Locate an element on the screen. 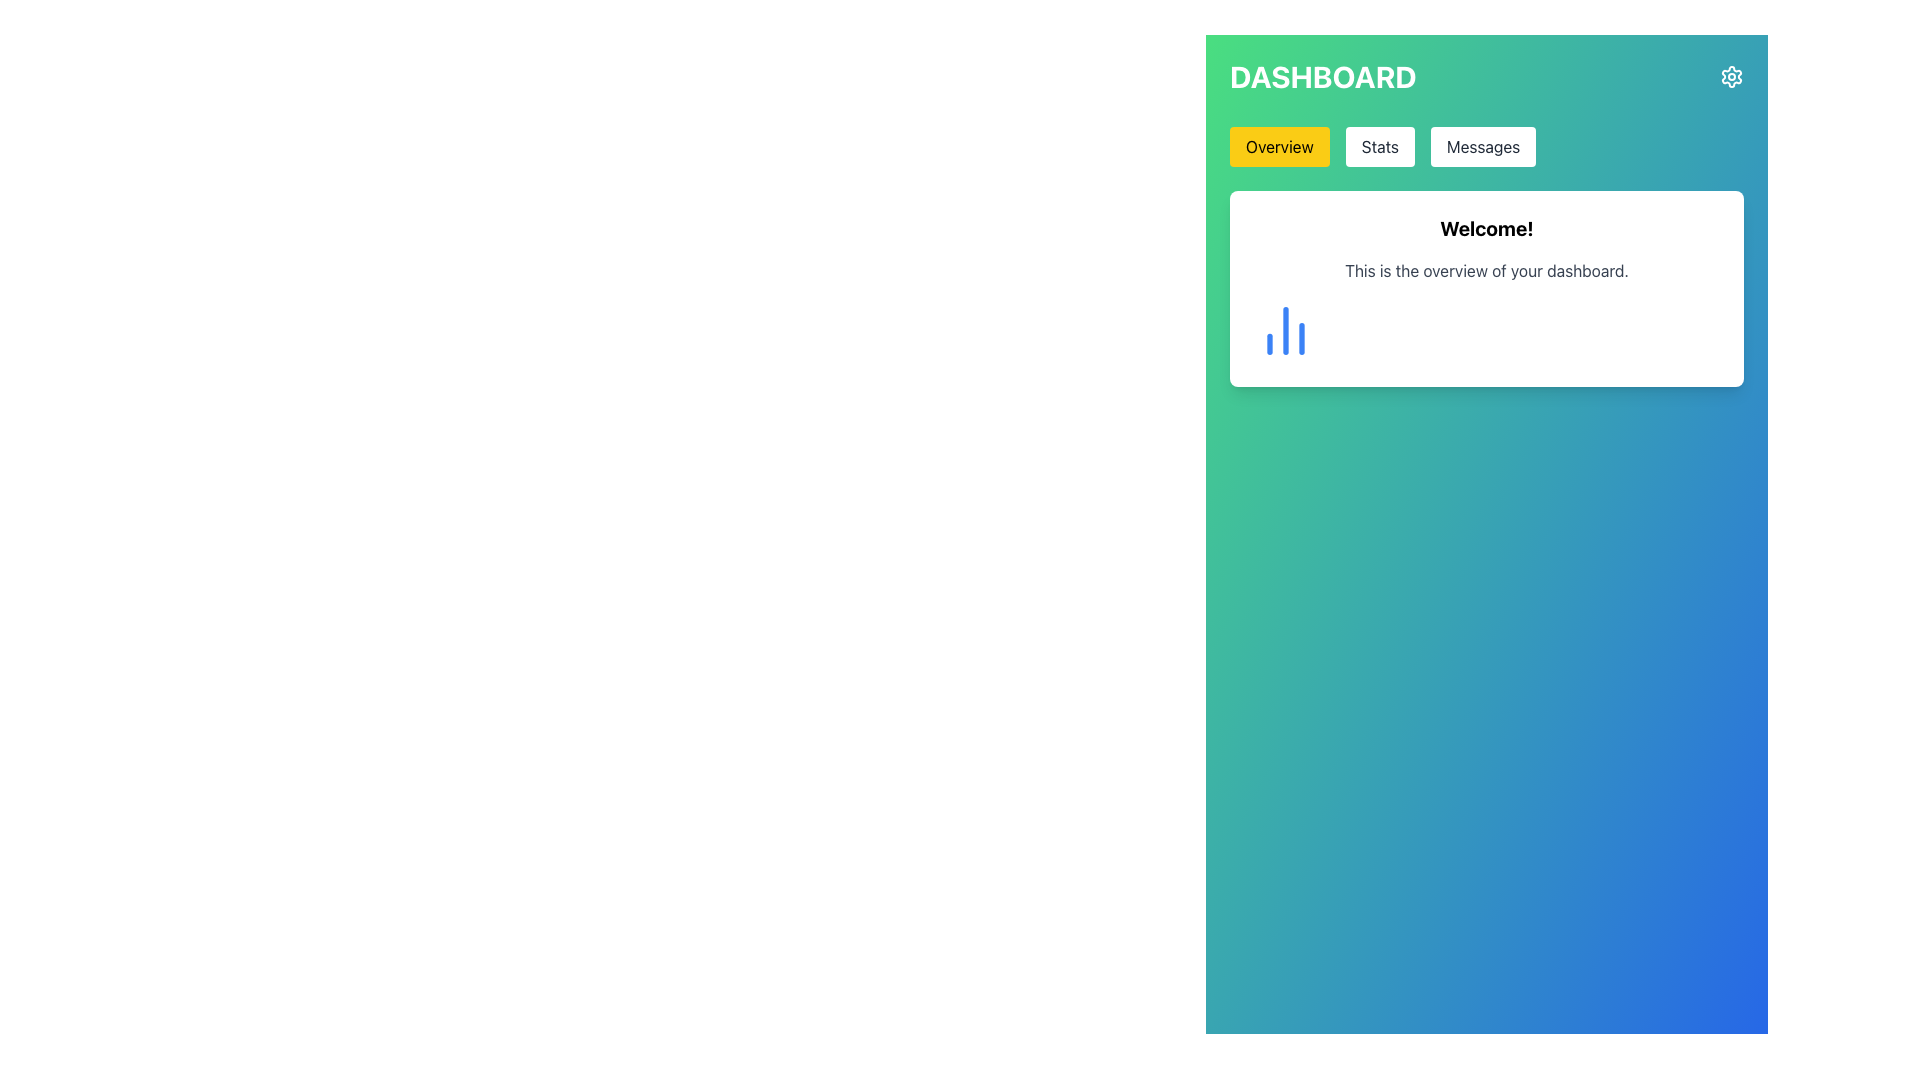  the gear icon button located at the top right corner of the dashboard header is located at coordinates (1731, 76).